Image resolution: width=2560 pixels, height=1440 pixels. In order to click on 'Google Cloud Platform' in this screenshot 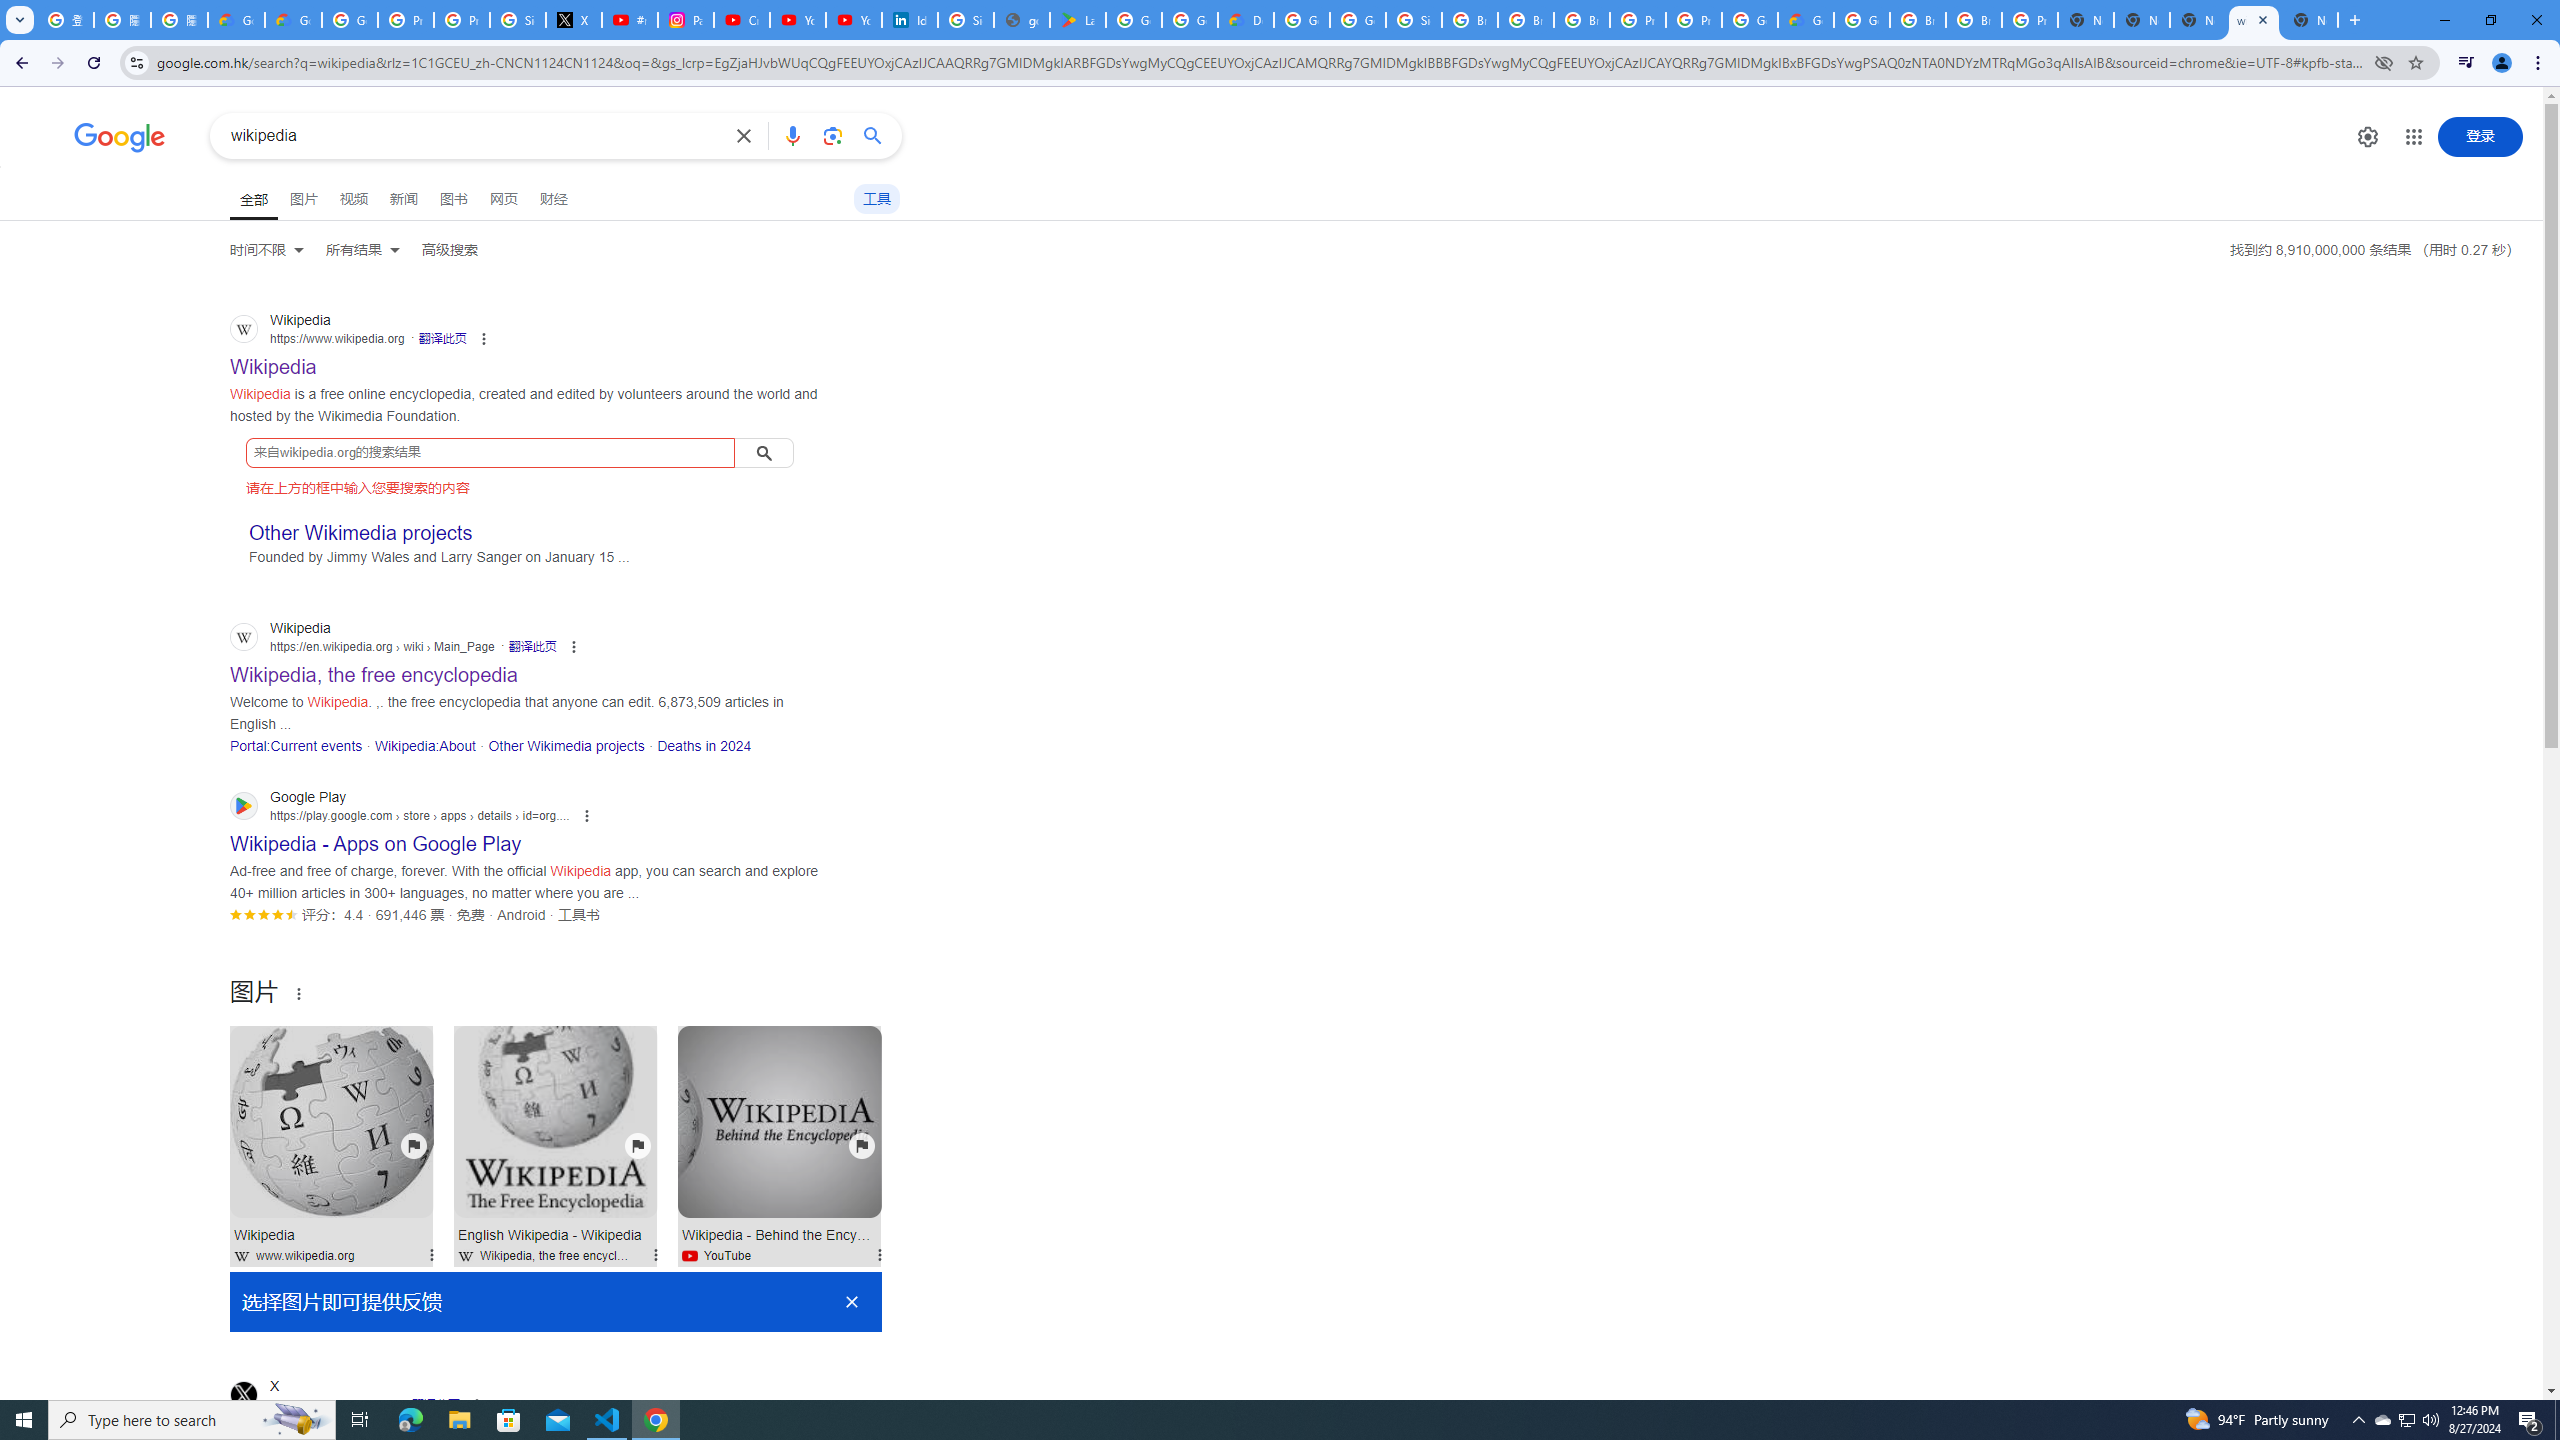, I will do `click(1748, 19)`.